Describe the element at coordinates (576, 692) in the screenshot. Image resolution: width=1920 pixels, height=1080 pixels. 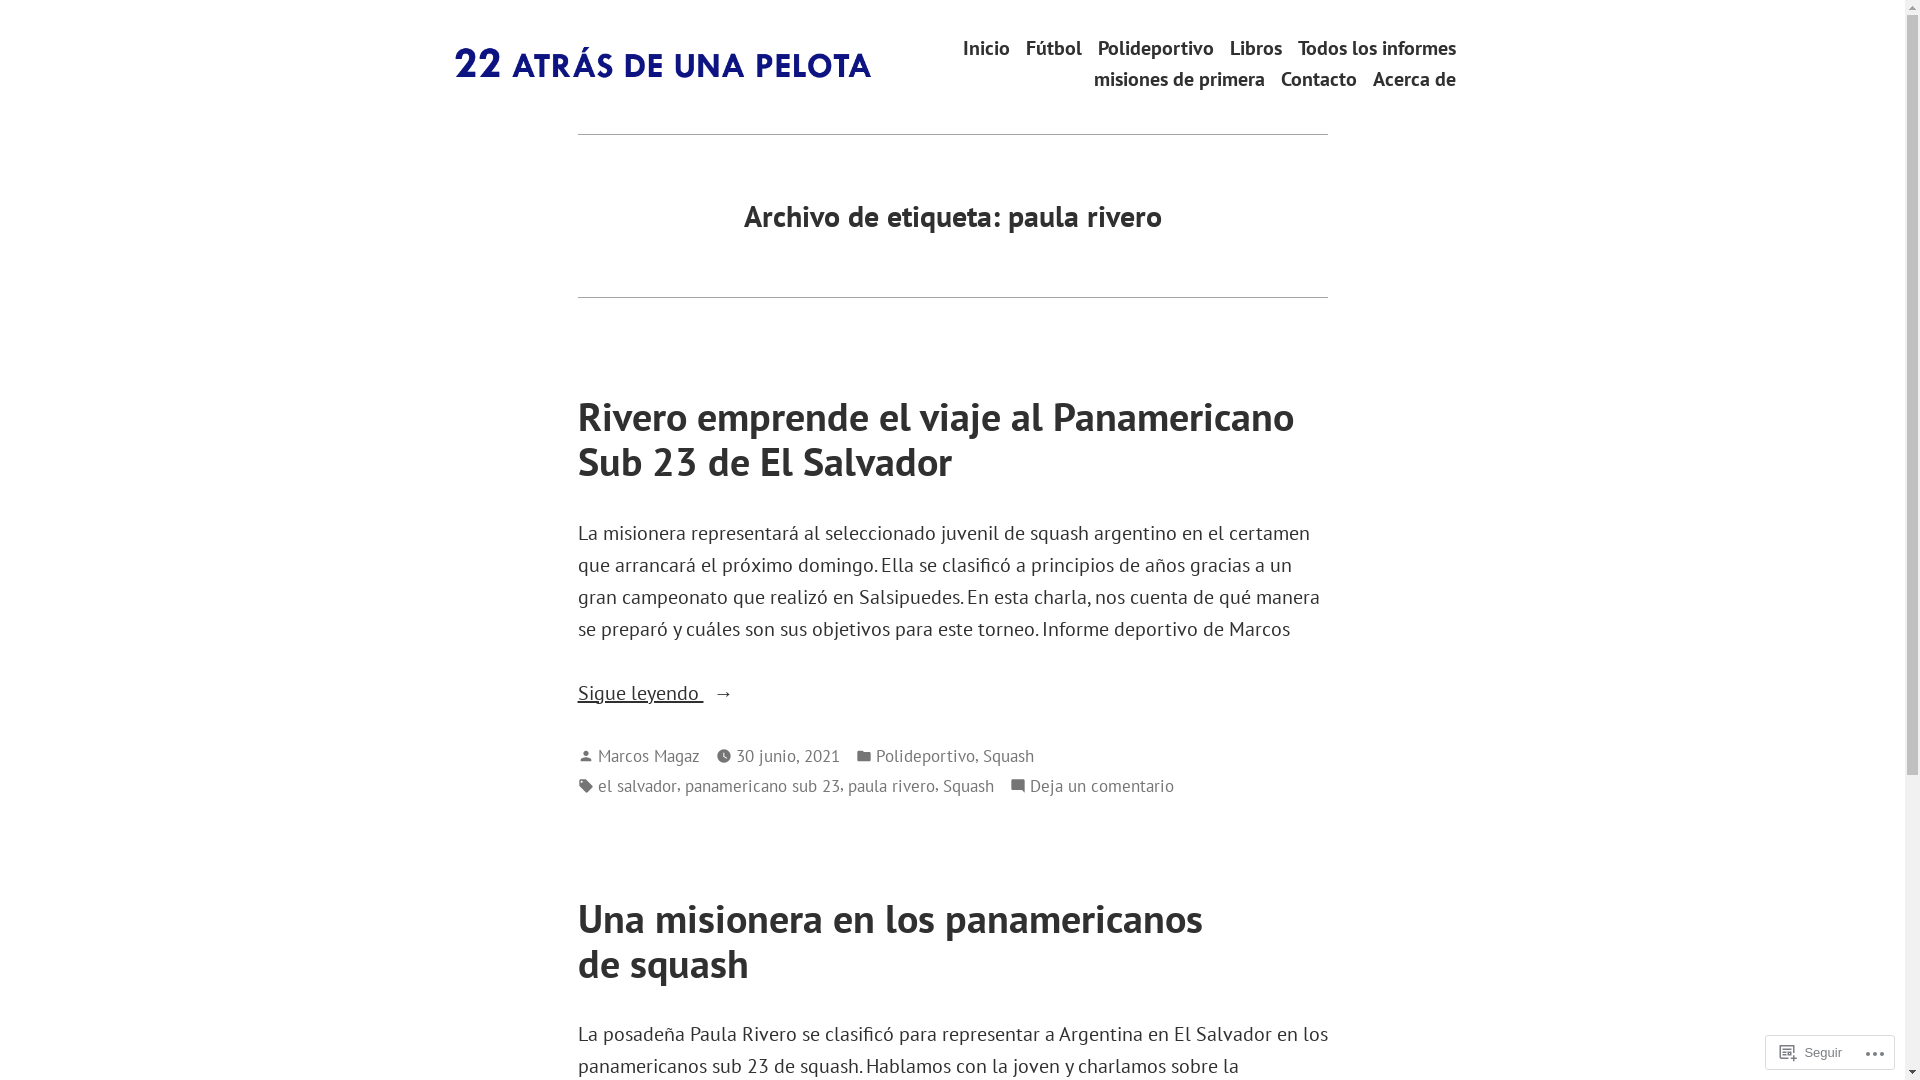
I see `'Sigue leyendo'` at that location.